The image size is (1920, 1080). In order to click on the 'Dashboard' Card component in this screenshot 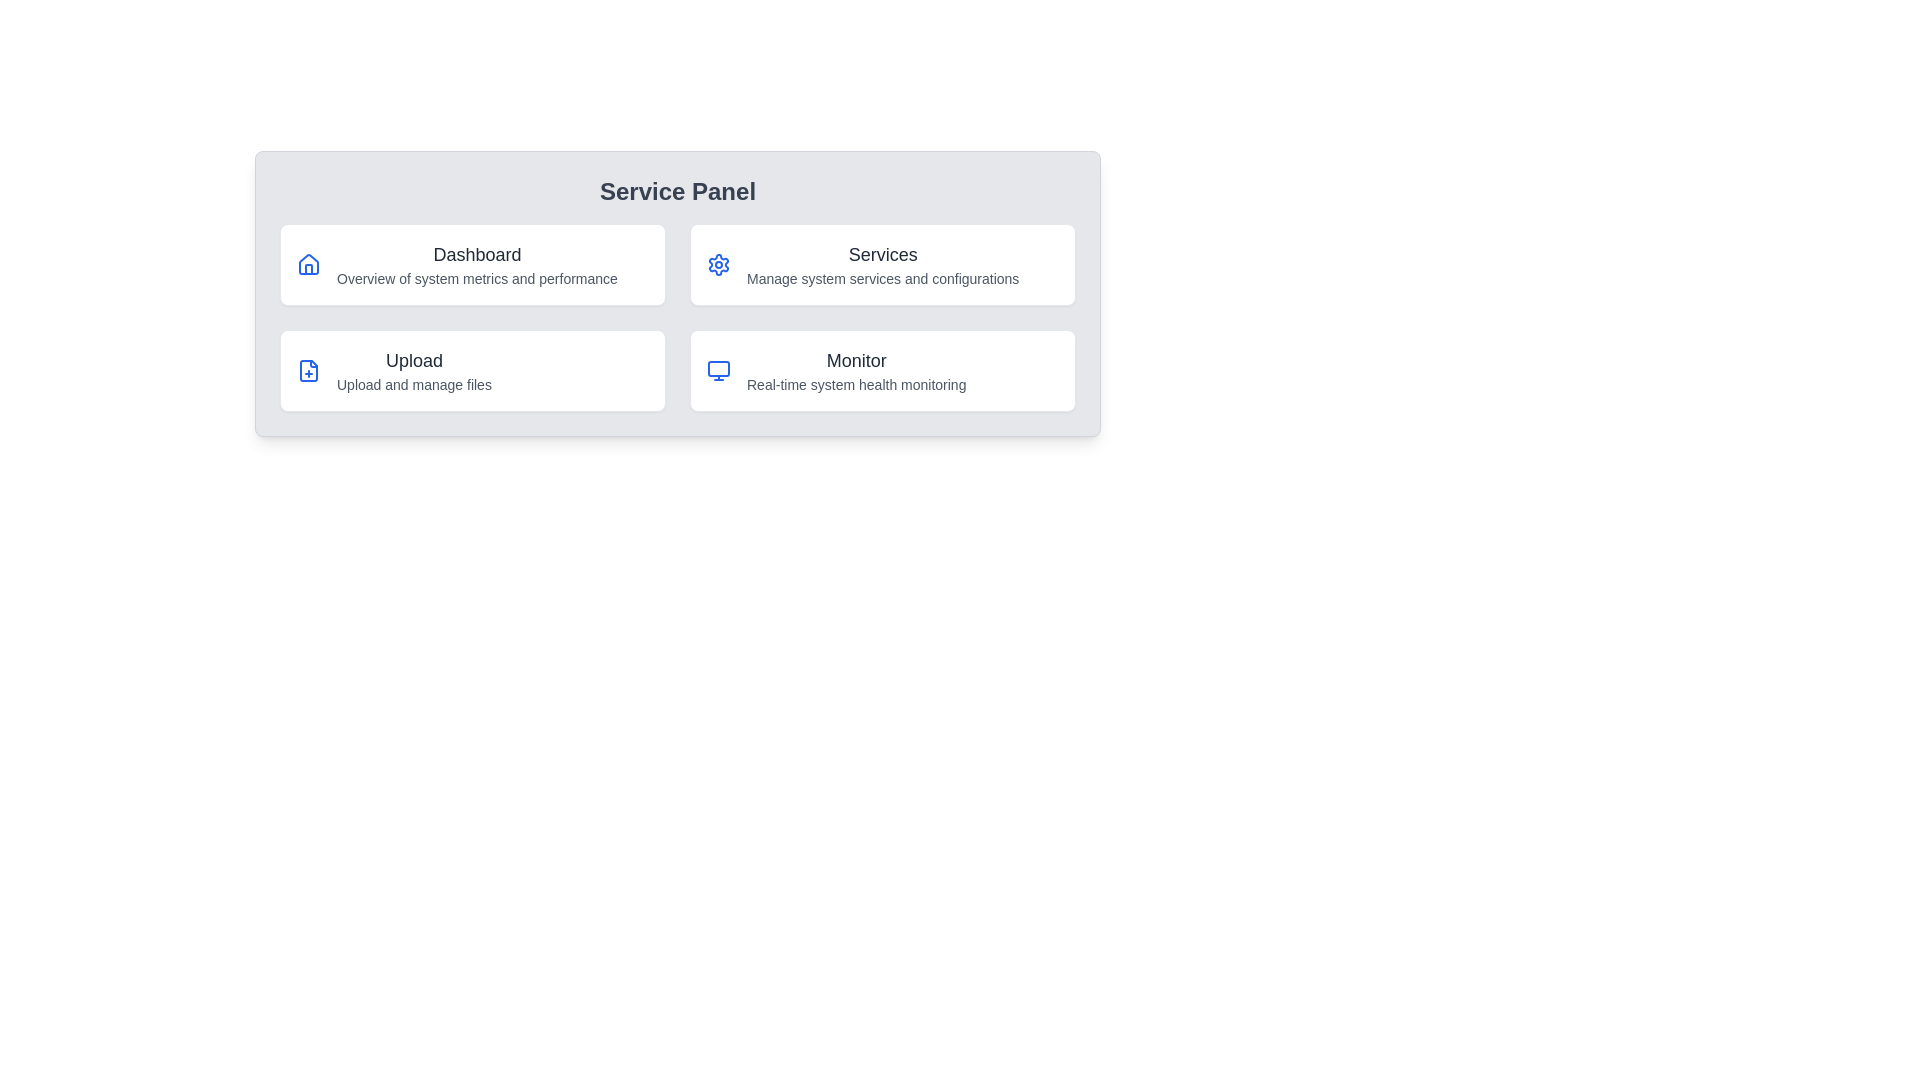, I will do `click(472, 264)`.